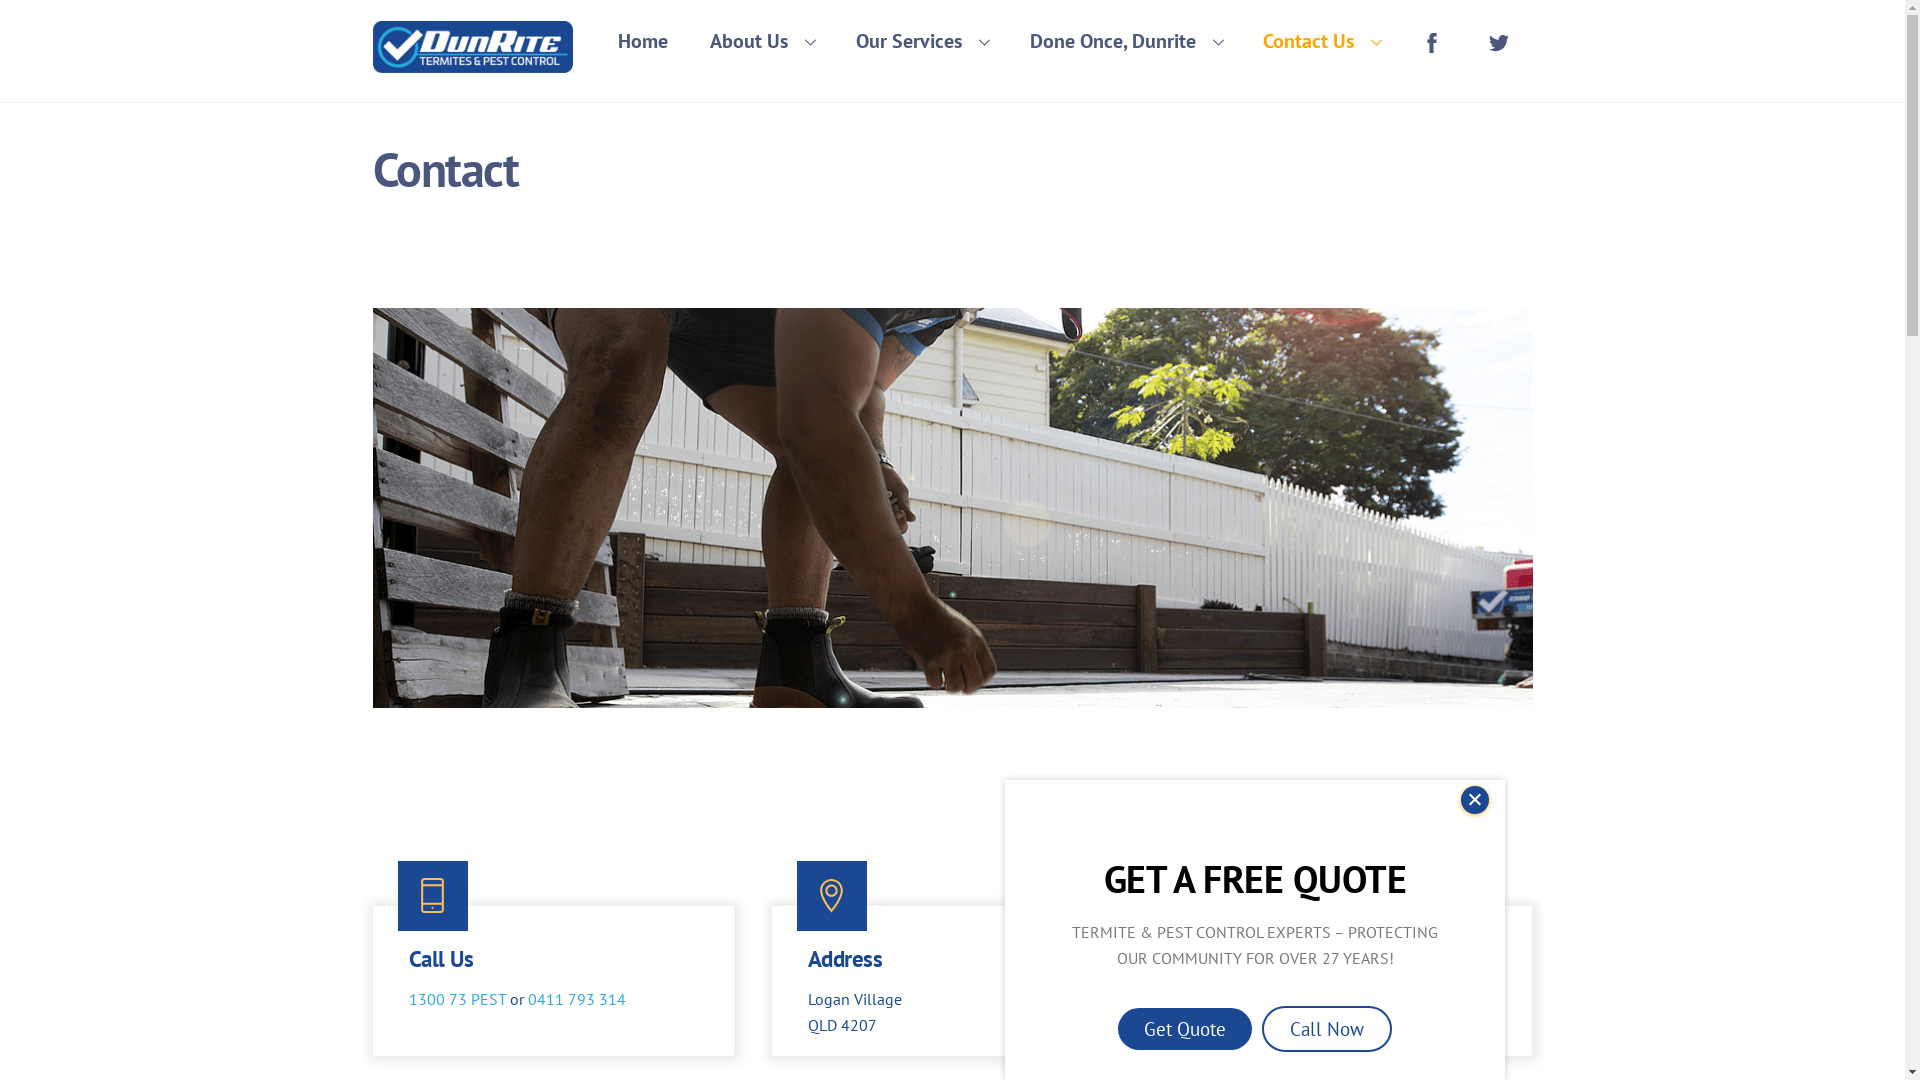 Image resolution: width=1920 pixels, height=1080 pixels. I want to click on 'Dunrite Termites & Pest Control', so click(470, 58).